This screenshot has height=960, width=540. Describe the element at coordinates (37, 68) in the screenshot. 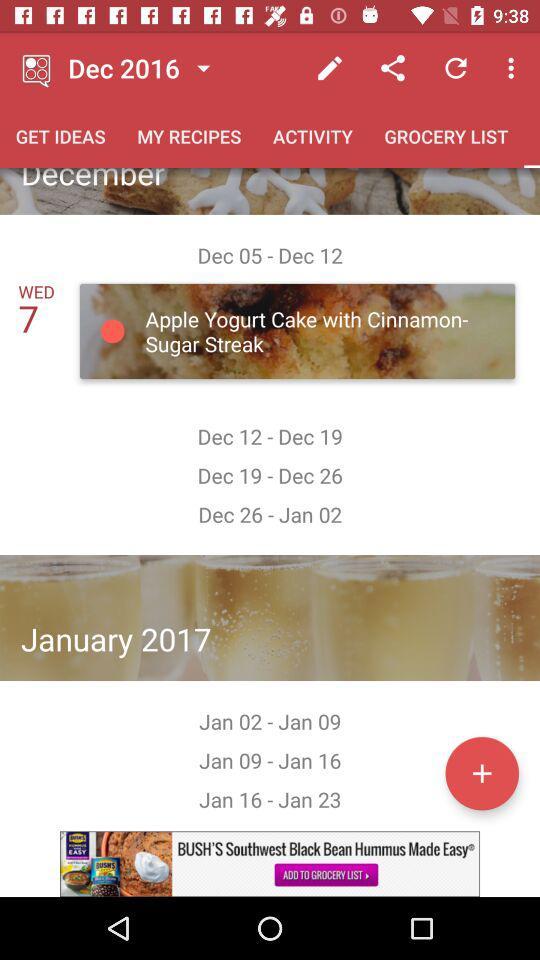

I see `the icon which is at the top left corner of the page` at that location.